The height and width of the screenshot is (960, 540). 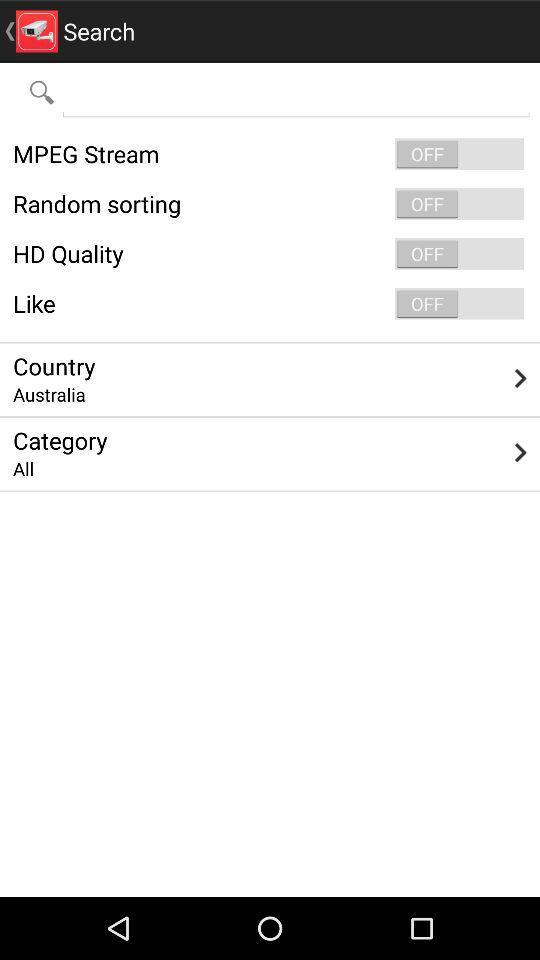 What do you see at coordinates (295, 91) in the screenshot?
I see `come back` at bounding box center [295, 91].